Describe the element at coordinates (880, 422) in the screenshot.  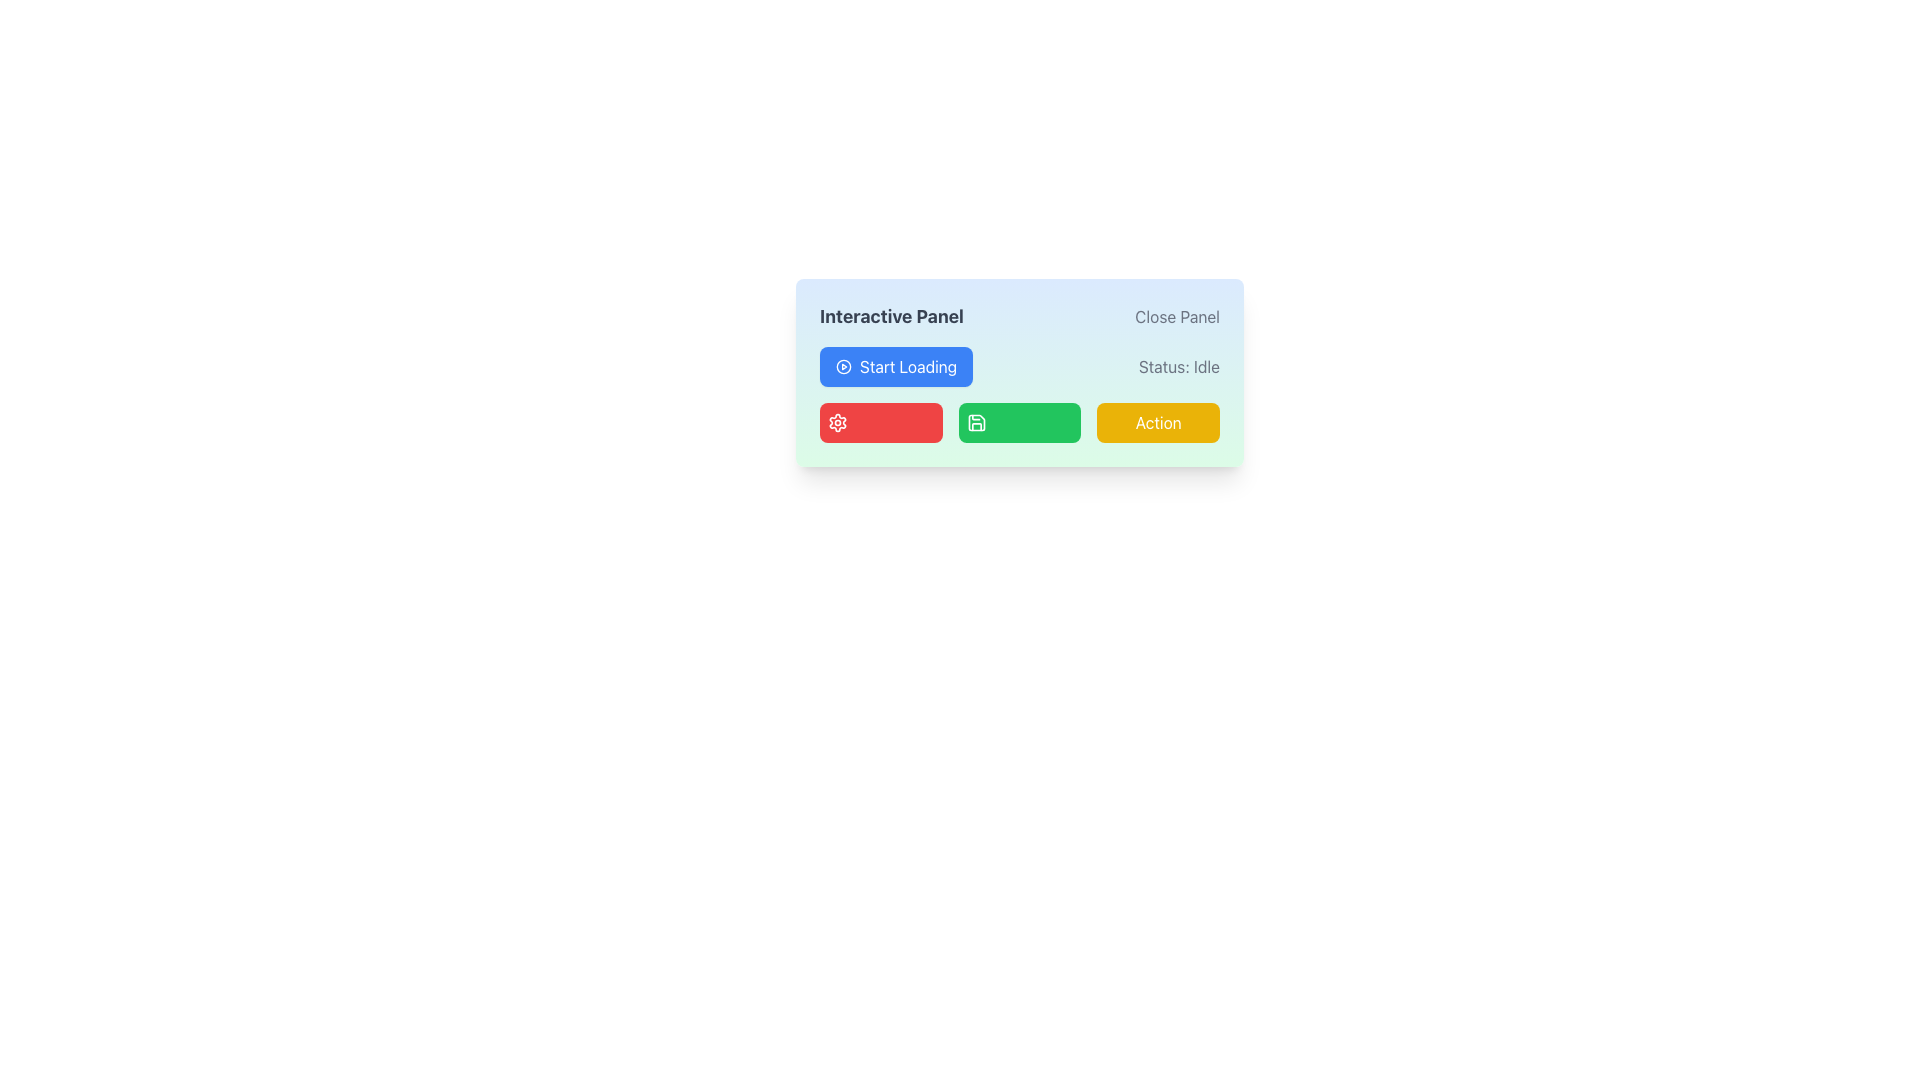
I see `the leftmost rectangular button with a red background and a white gear icon` at that location.